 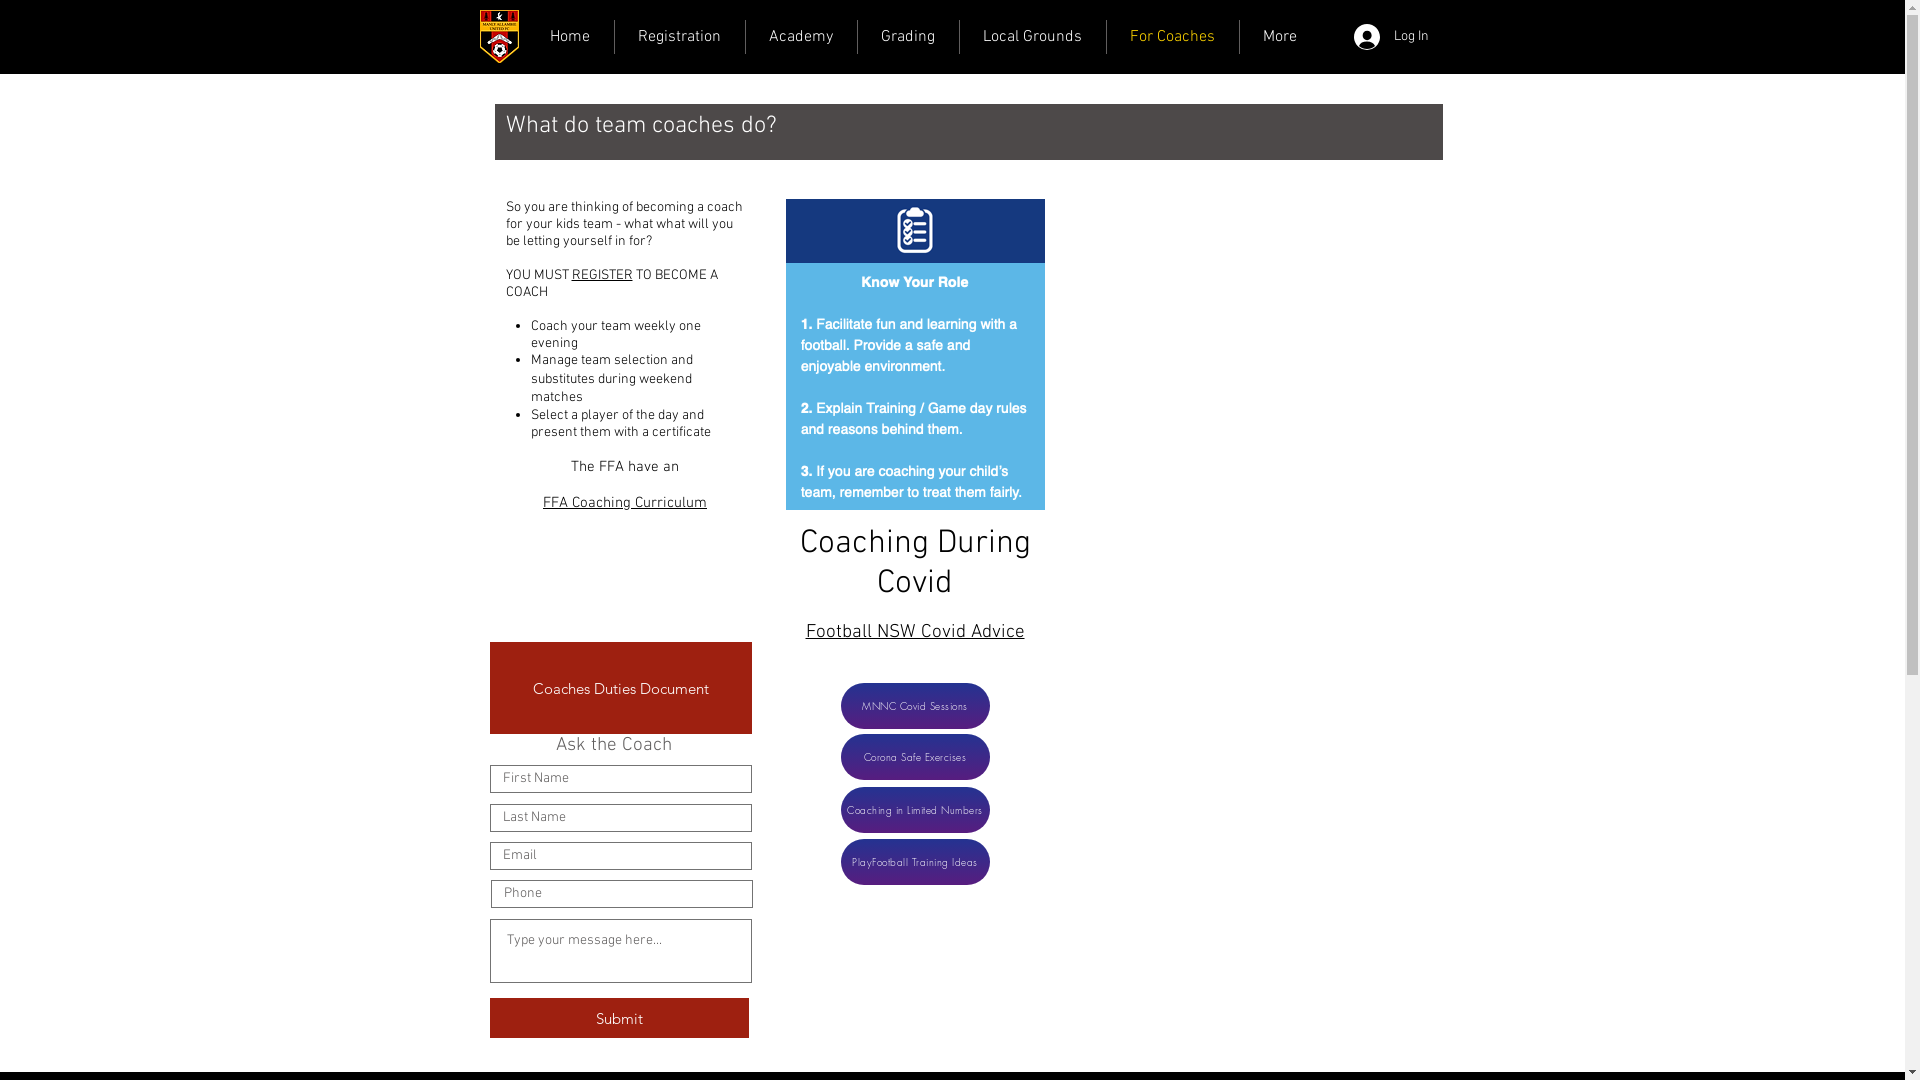 What do you see at coordinates (542, 501) in the screenshot?
I see `'FFA Coaching Curriculum'` at bounding box center [542, 501].